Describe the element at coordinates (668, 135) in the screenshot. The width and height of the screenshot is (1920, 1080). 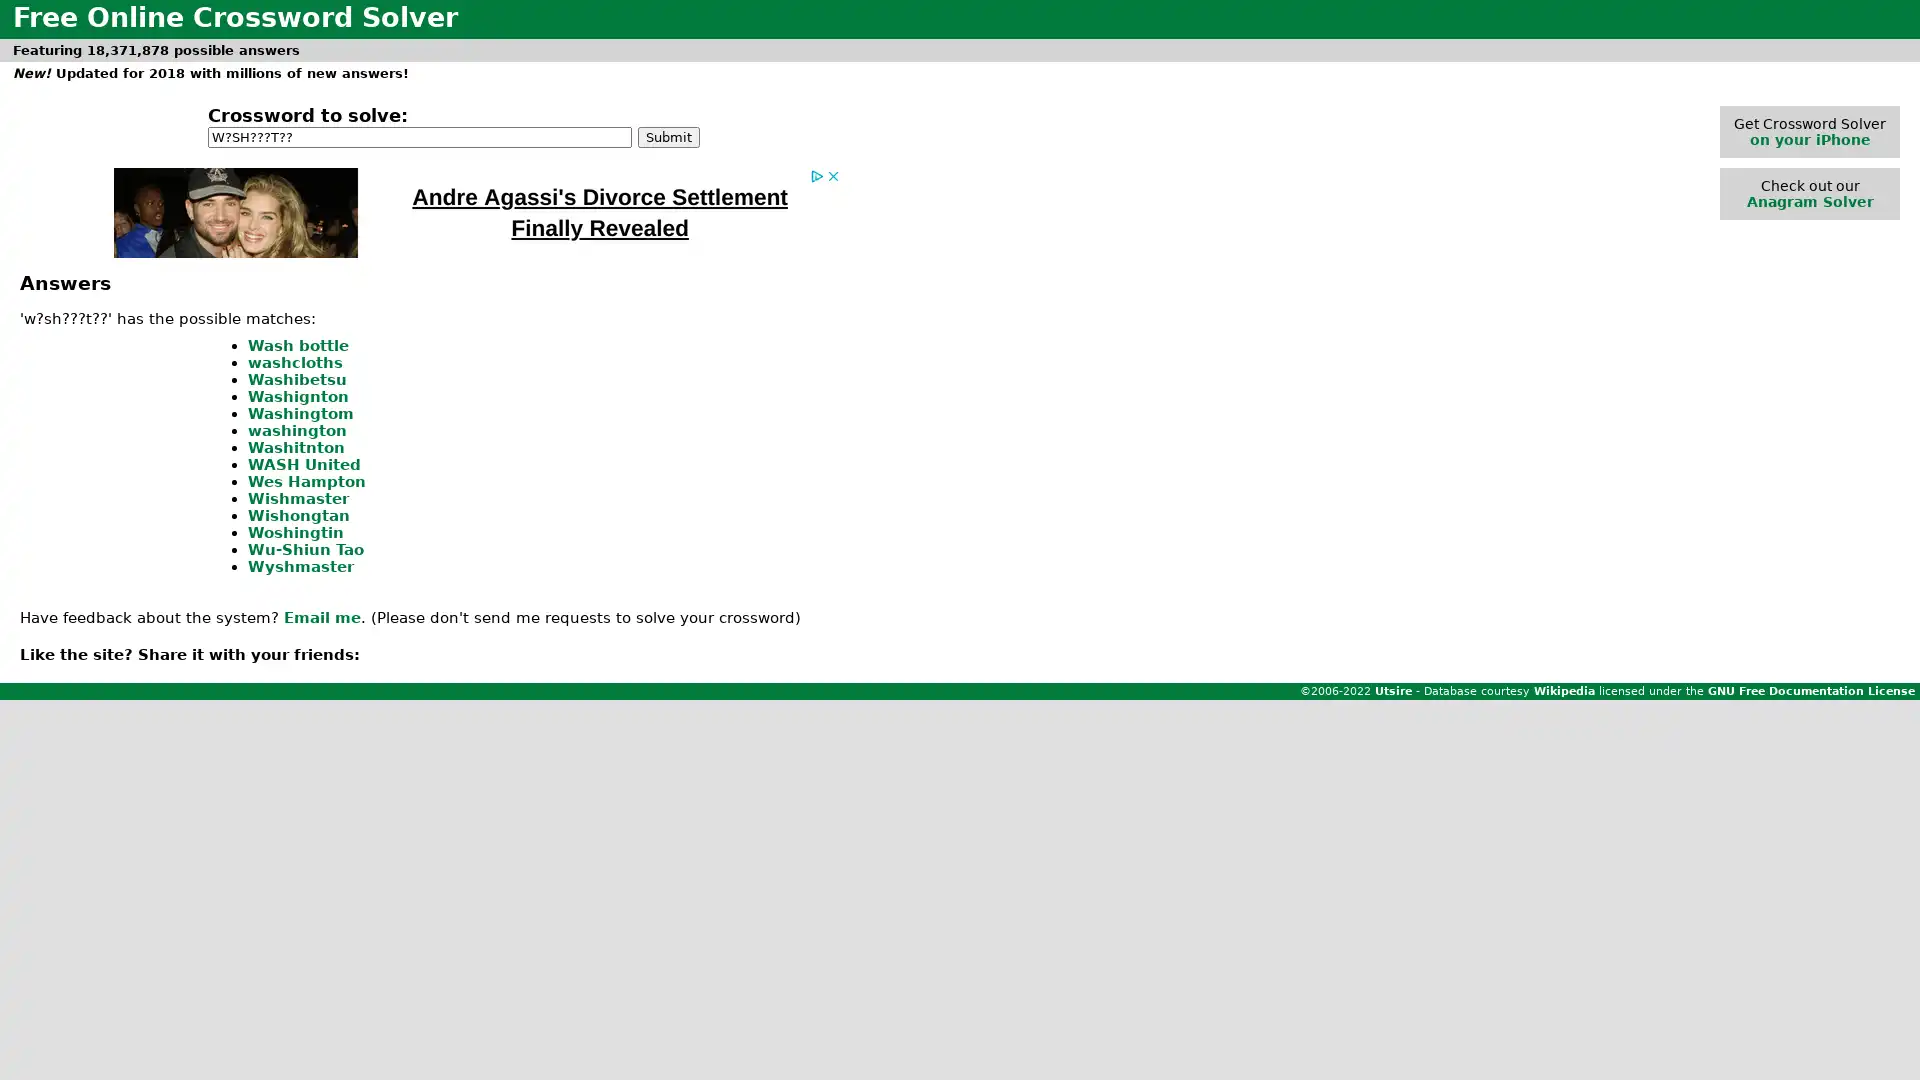
I see `Submit` at that location.